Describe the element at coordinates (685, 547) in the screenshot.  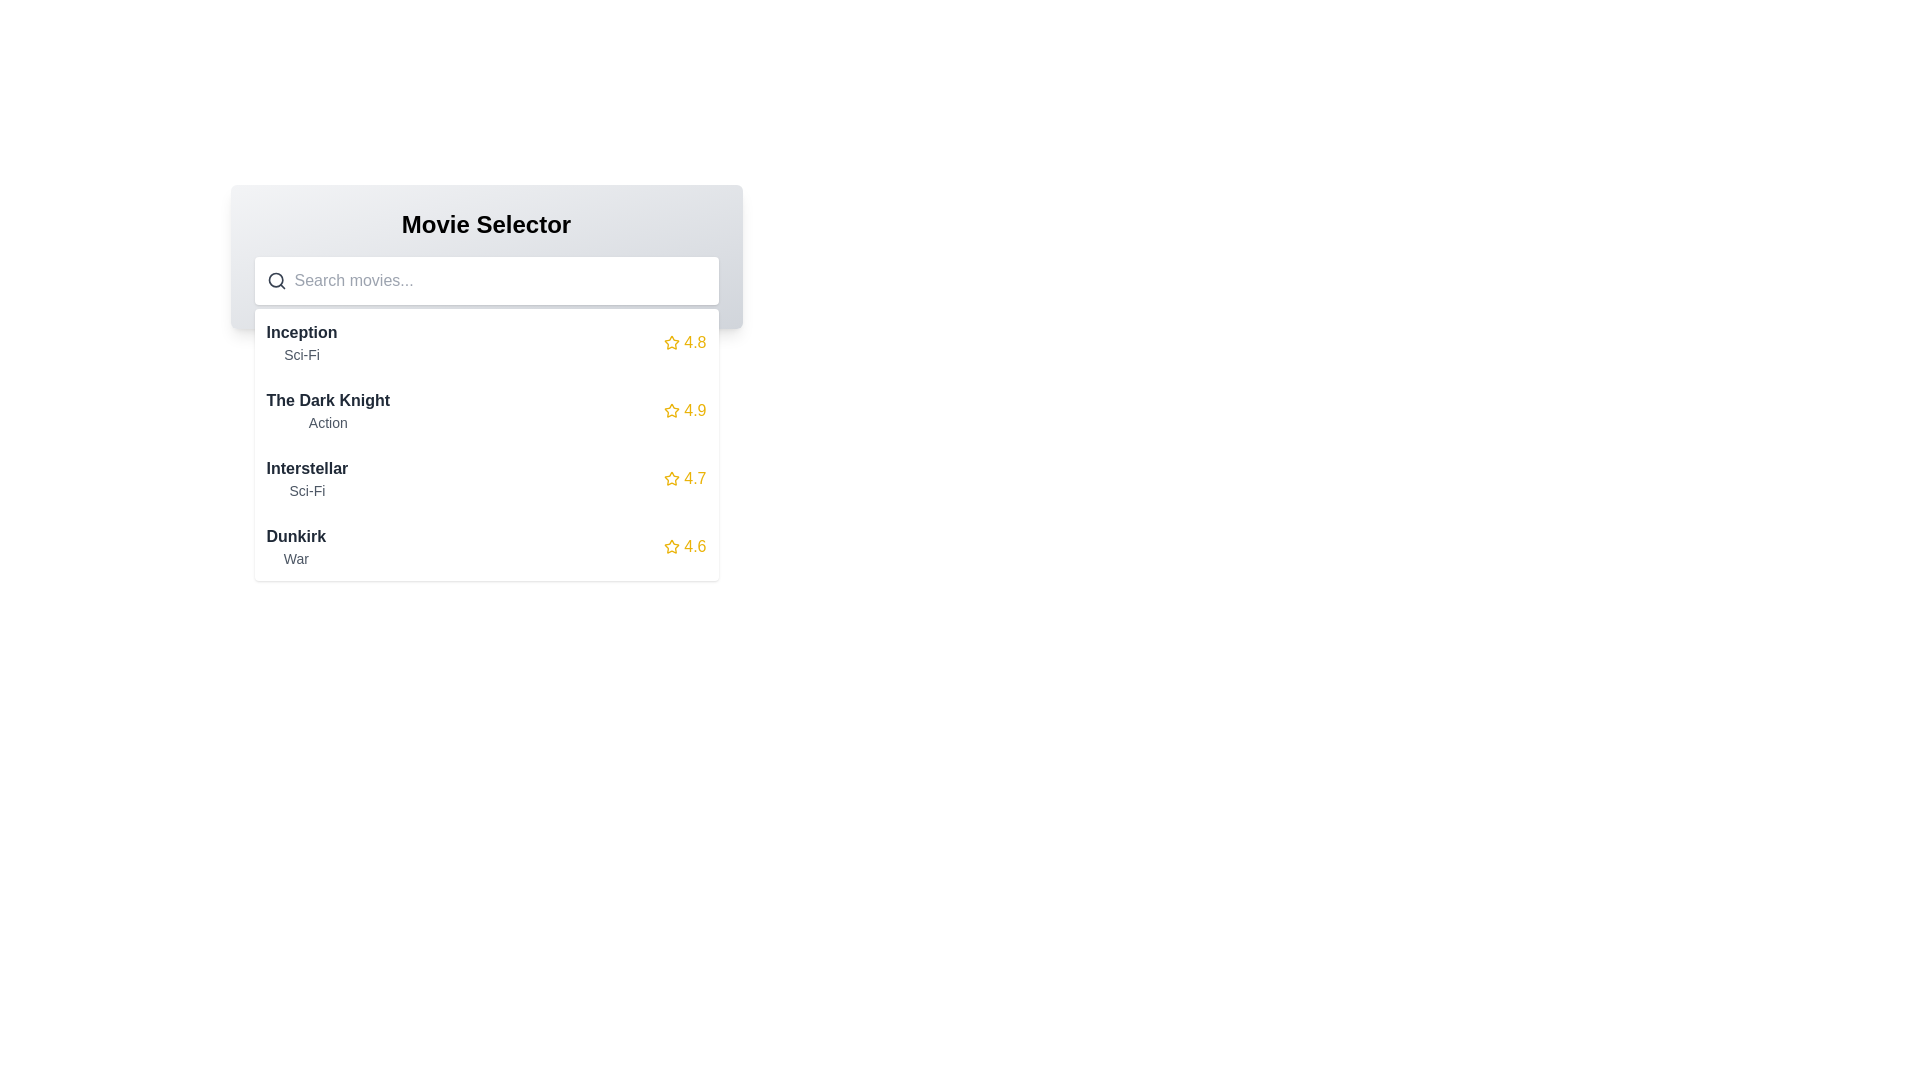
I see `the rating component displaying '4.6' with a yellow star icon, located on the right side of the row for the movie 'Dunkirk'` at that location.